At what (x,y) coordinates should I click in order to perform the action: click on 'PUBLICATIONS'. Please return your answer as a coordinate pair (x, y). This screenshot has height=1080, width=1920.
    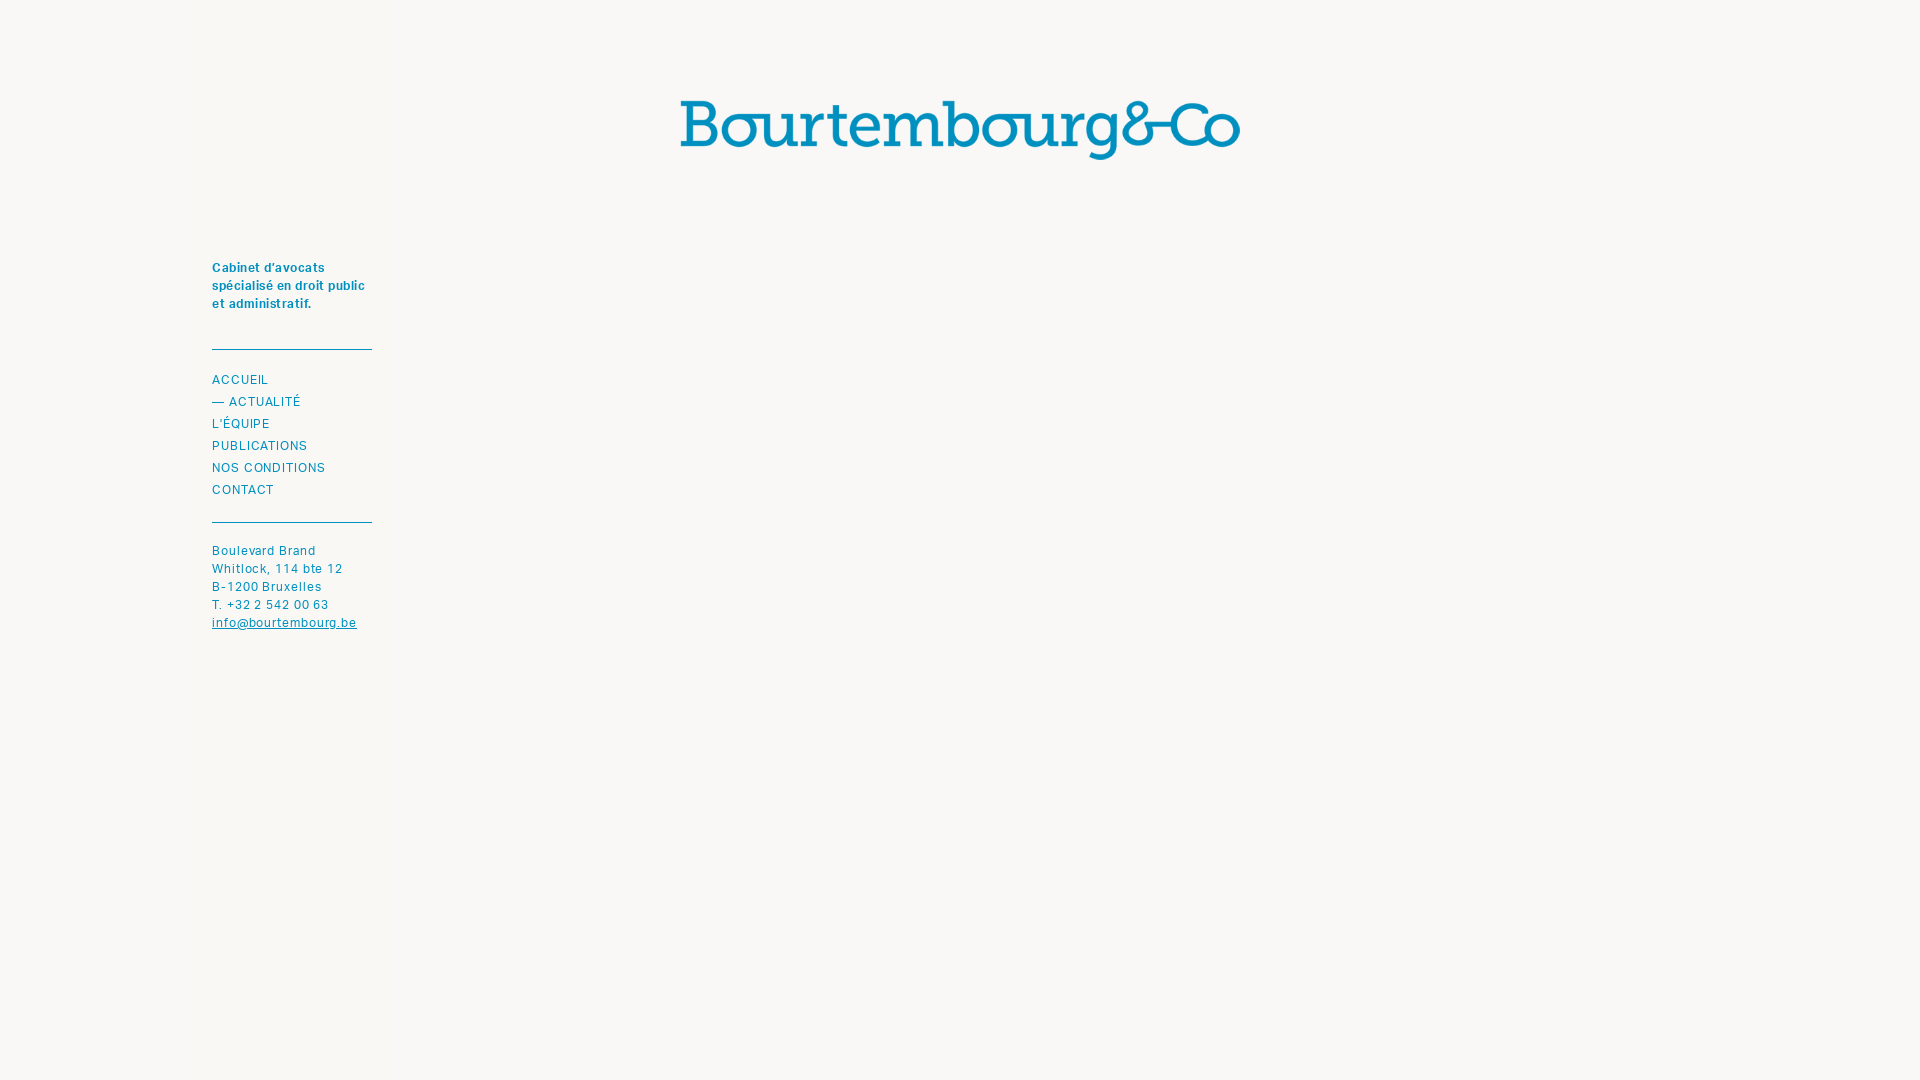
    Looking at the image, I should click on (291, 446).